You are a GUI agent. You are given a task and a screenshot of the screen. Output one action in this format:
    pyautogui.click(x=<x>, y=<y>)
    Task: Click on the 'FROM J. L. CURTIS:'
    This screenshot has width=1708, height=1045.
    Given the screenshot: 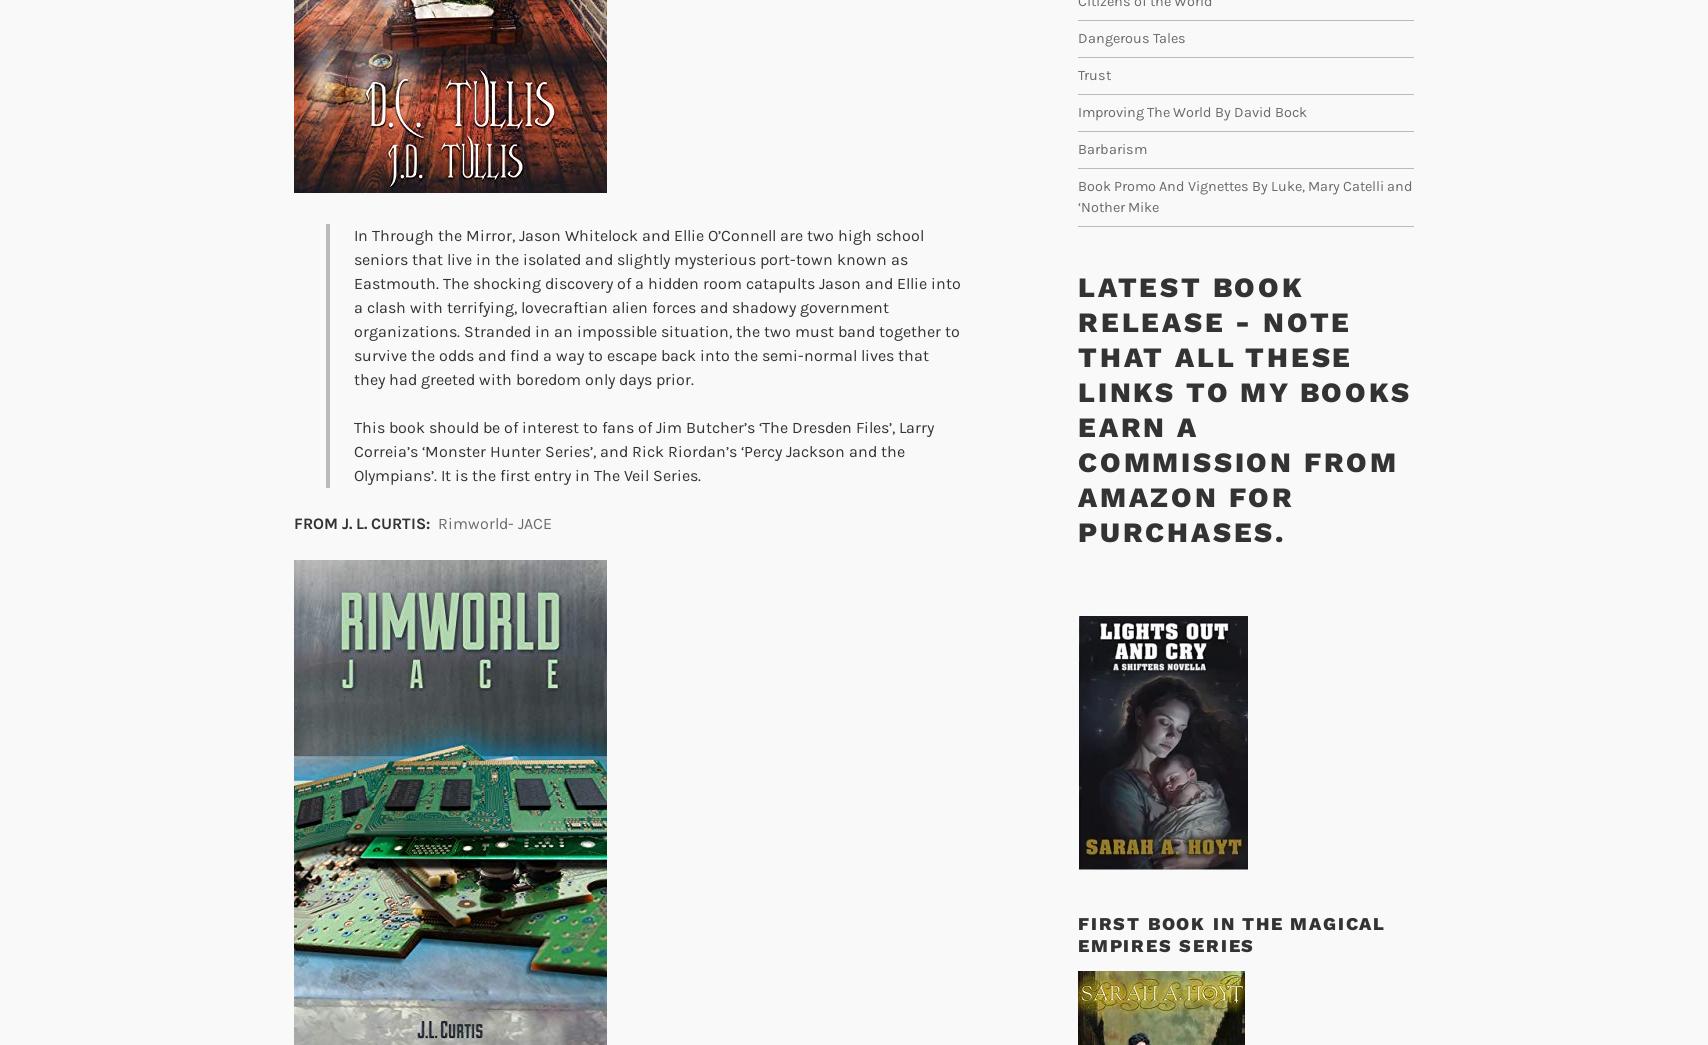 What is the action you would take?
    pyautogui.click(x=293, y=522)
    